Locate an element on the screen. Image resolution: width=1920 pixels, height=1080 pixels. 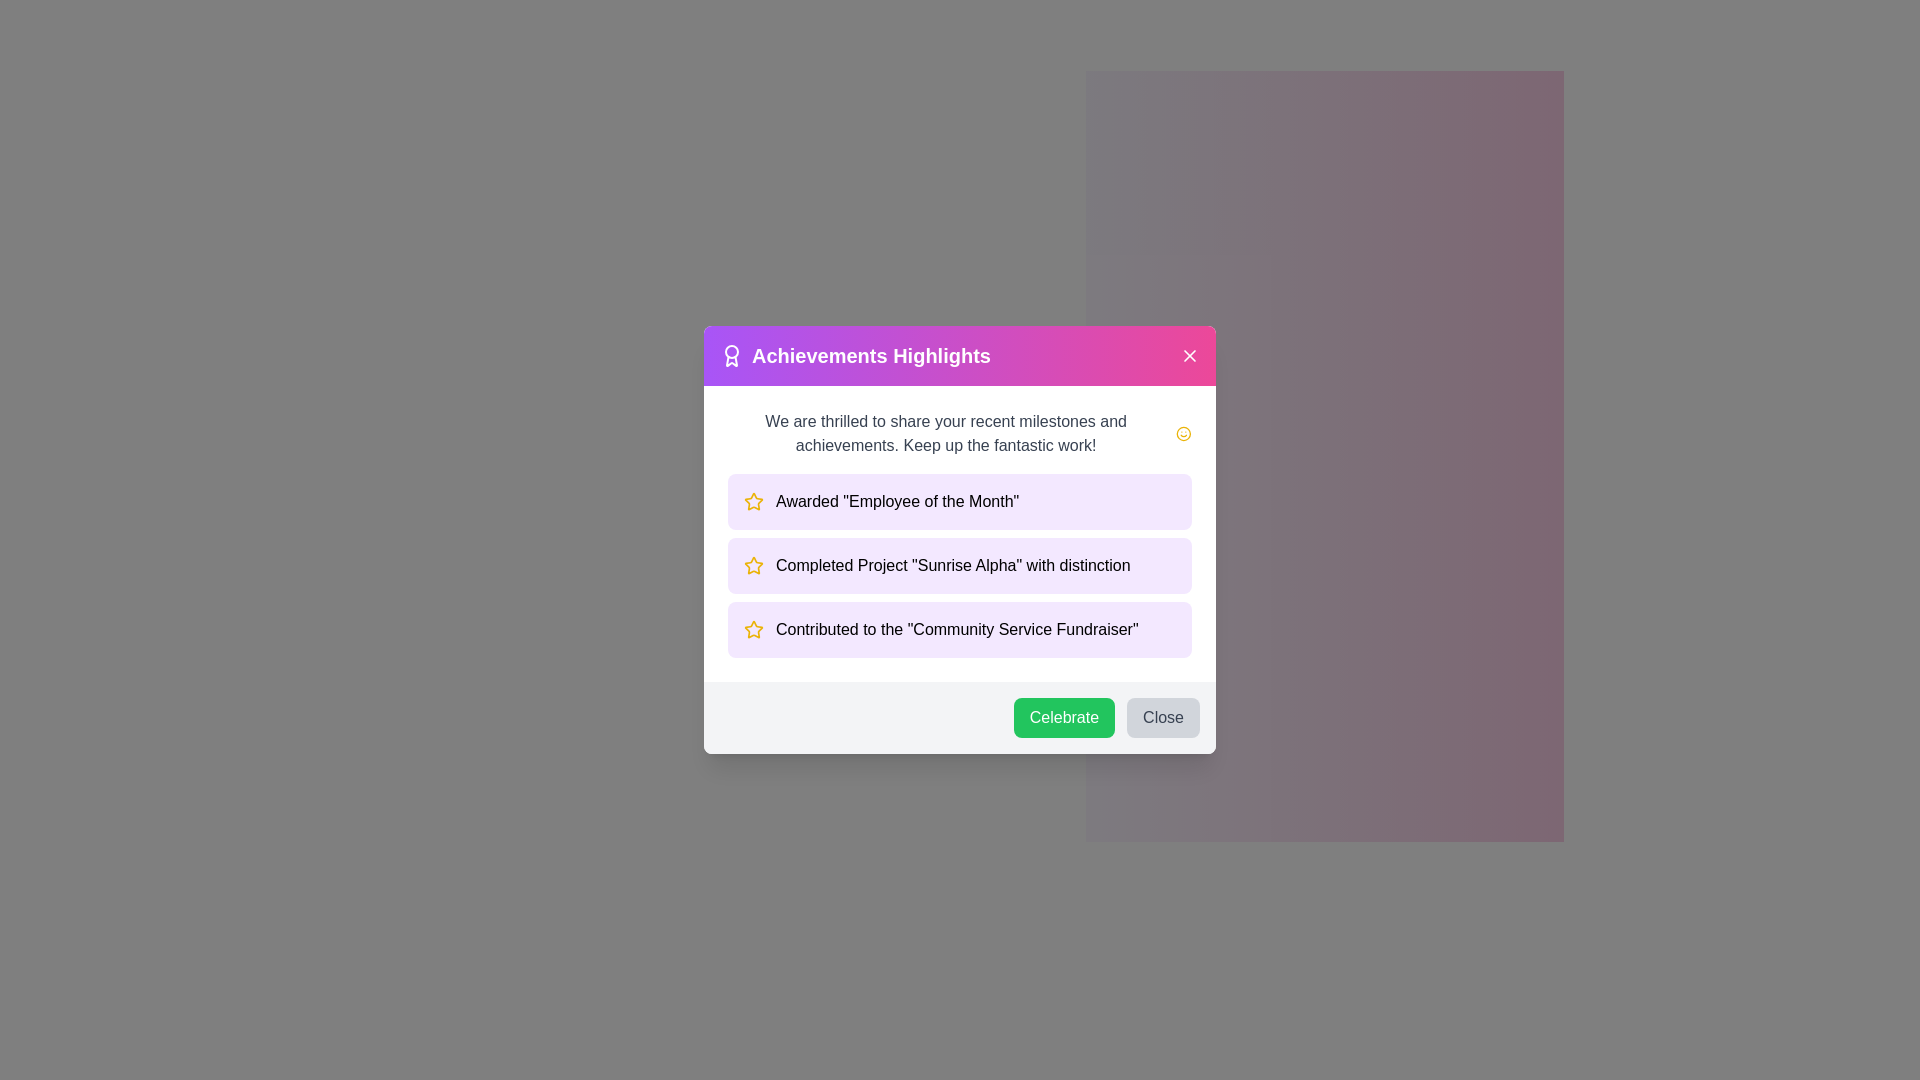
the close button icon located at the top-right corner of the dialog's header is located at coordinates (1190, 354).